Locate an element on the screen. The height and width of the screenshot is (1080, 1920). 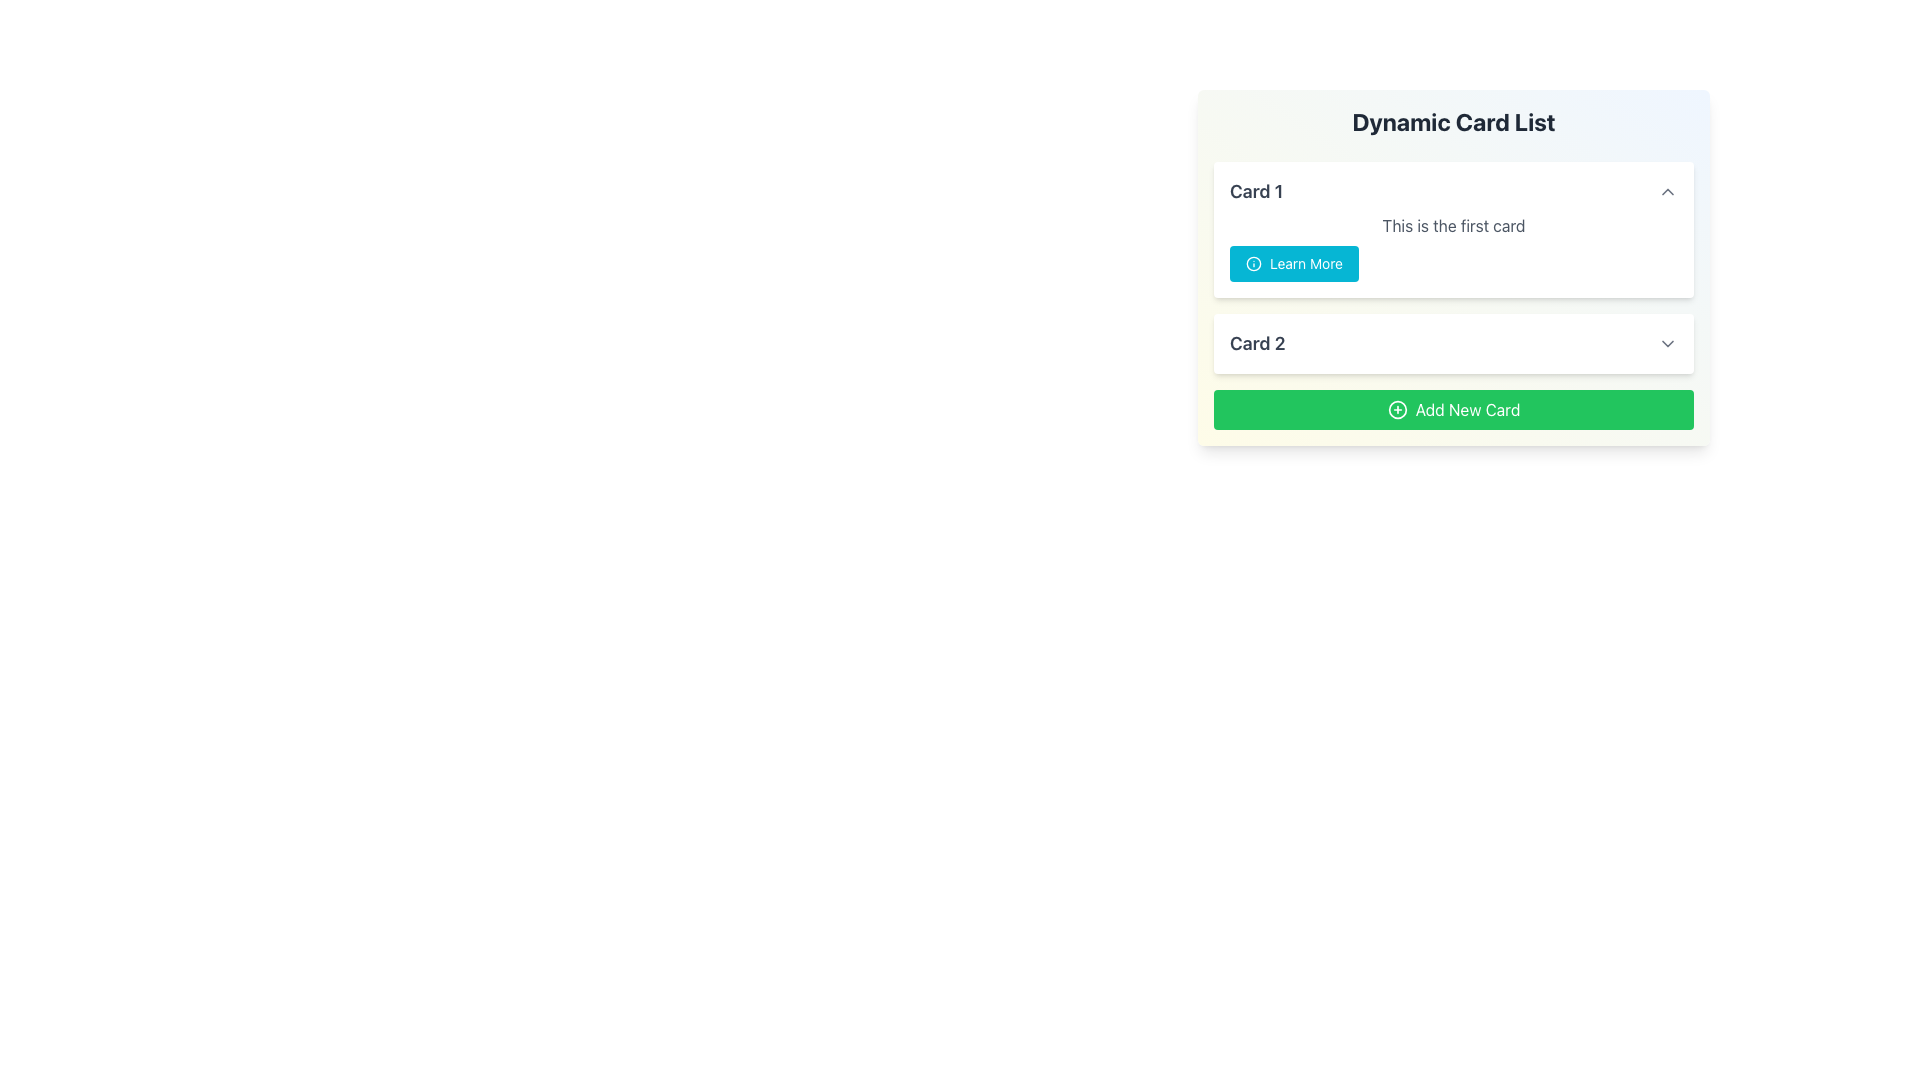
the downward-pointing chevron icon button located to the right of the 'Card 2' text in the 'Dynamic Card List' content area is located at coordinates (1668, 342).